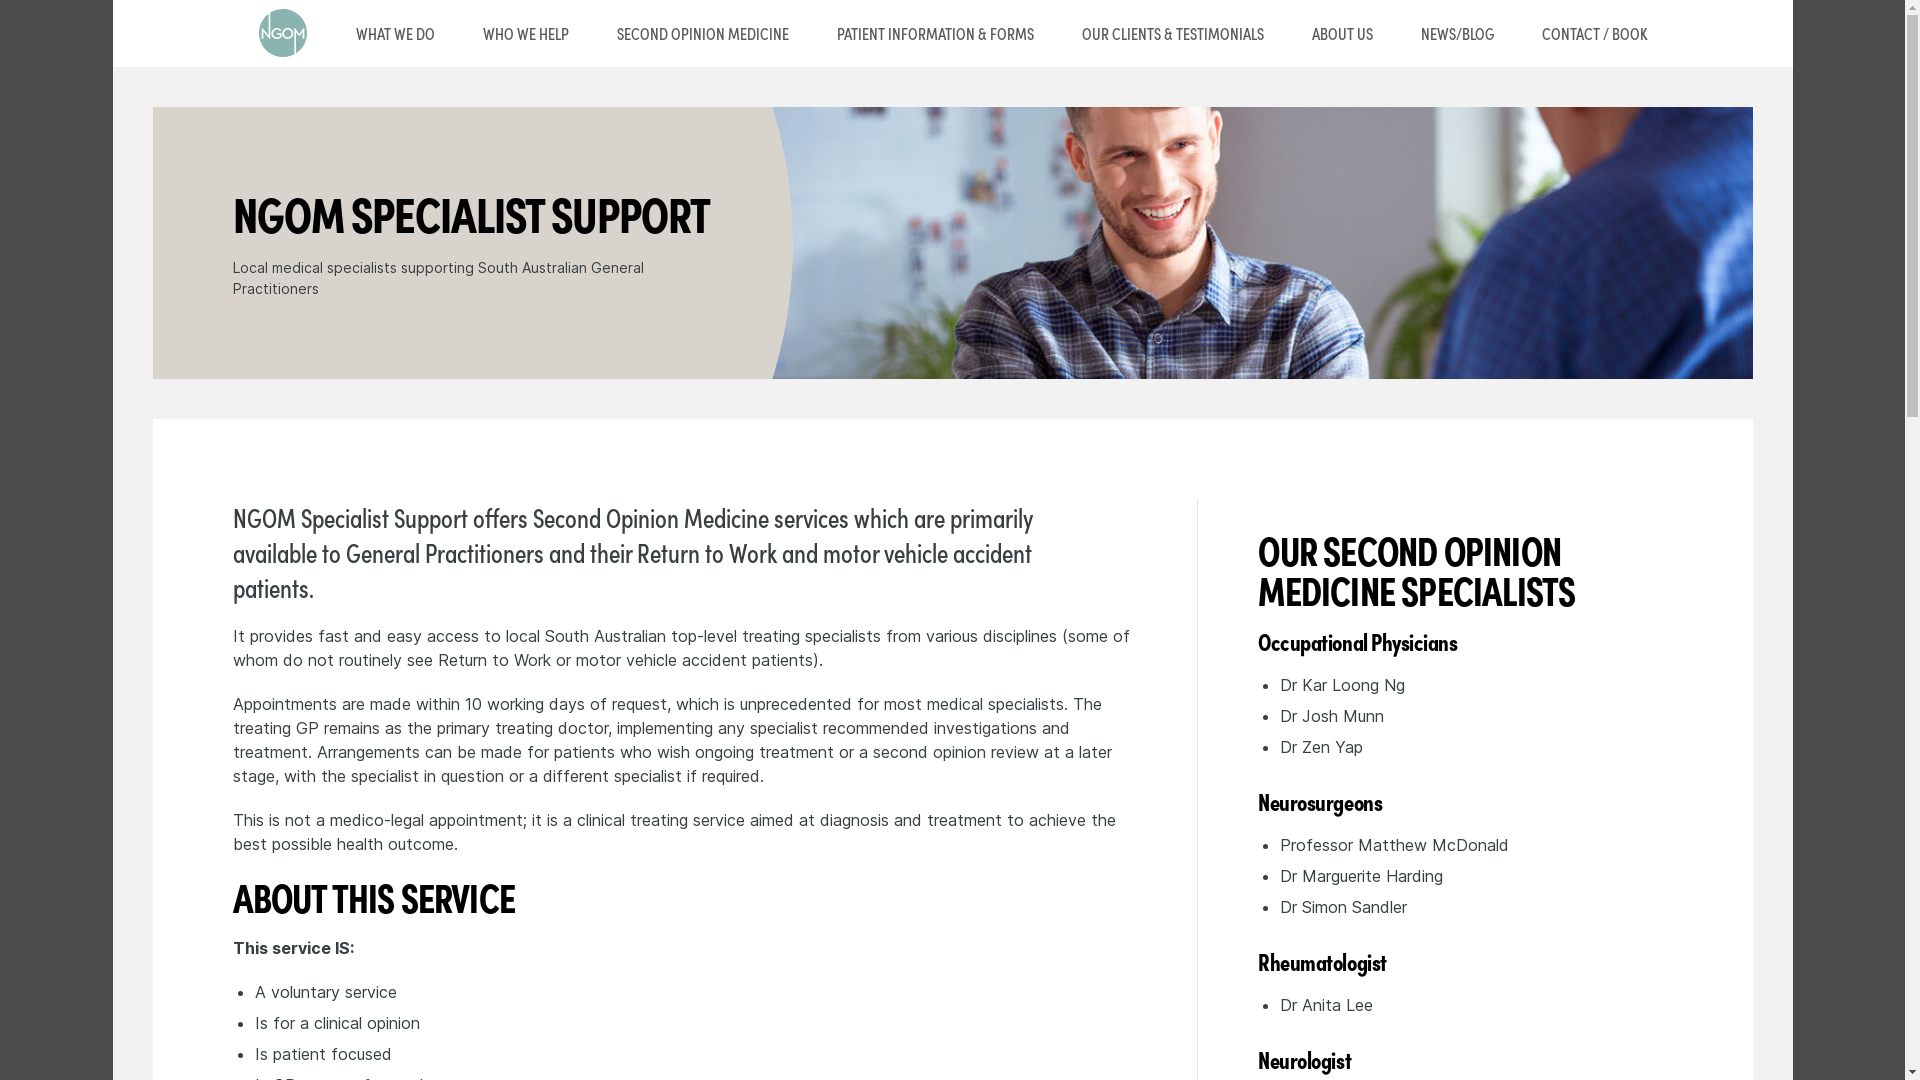 Image resolution: width=1920 pixels, height=1080 pixels. What do you see at coordinates (590, 33) in the screenshot?
I see `'SECOND OPINION MEDICINE'` at bounding box center [590, 33].